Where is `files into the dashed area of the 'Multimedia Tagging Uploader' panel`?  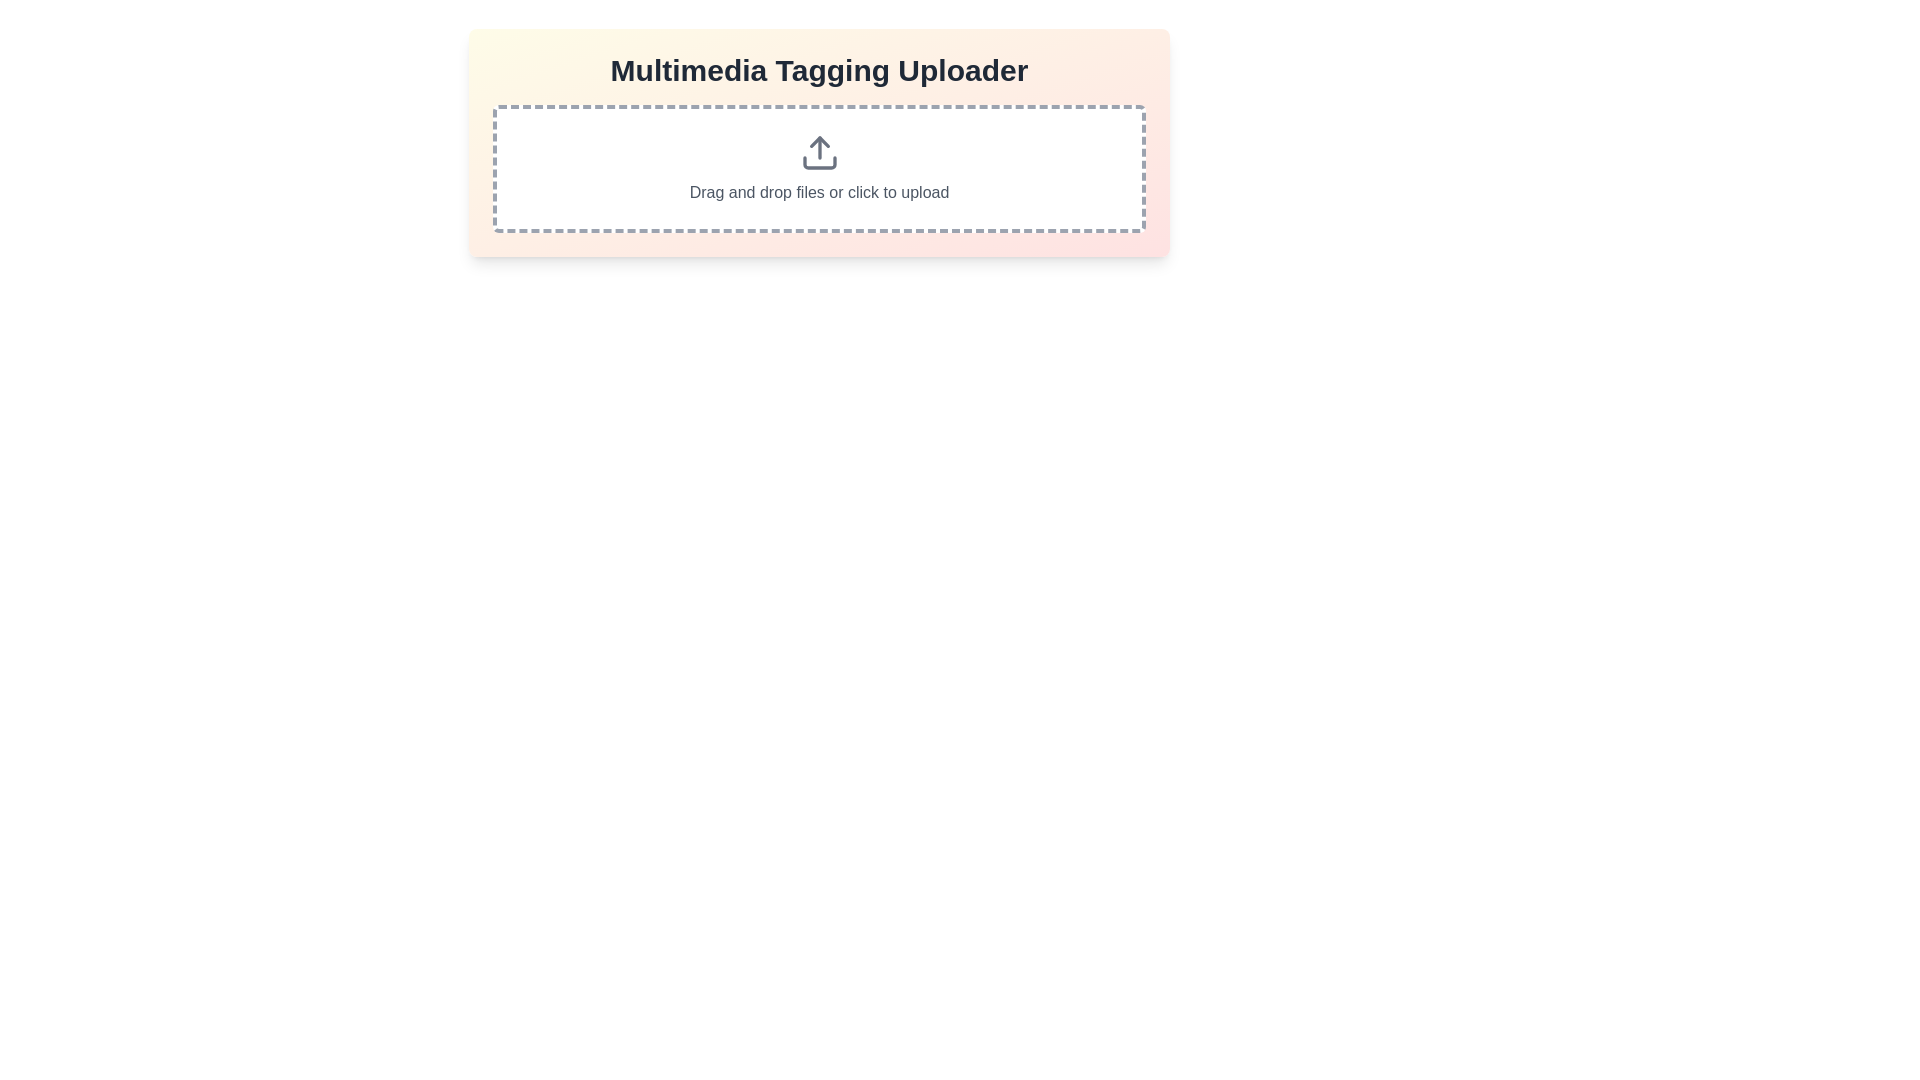 files into the dashed area of the 'Multimedia Tagging Uploader' panel is located at coordinates (819, 141).